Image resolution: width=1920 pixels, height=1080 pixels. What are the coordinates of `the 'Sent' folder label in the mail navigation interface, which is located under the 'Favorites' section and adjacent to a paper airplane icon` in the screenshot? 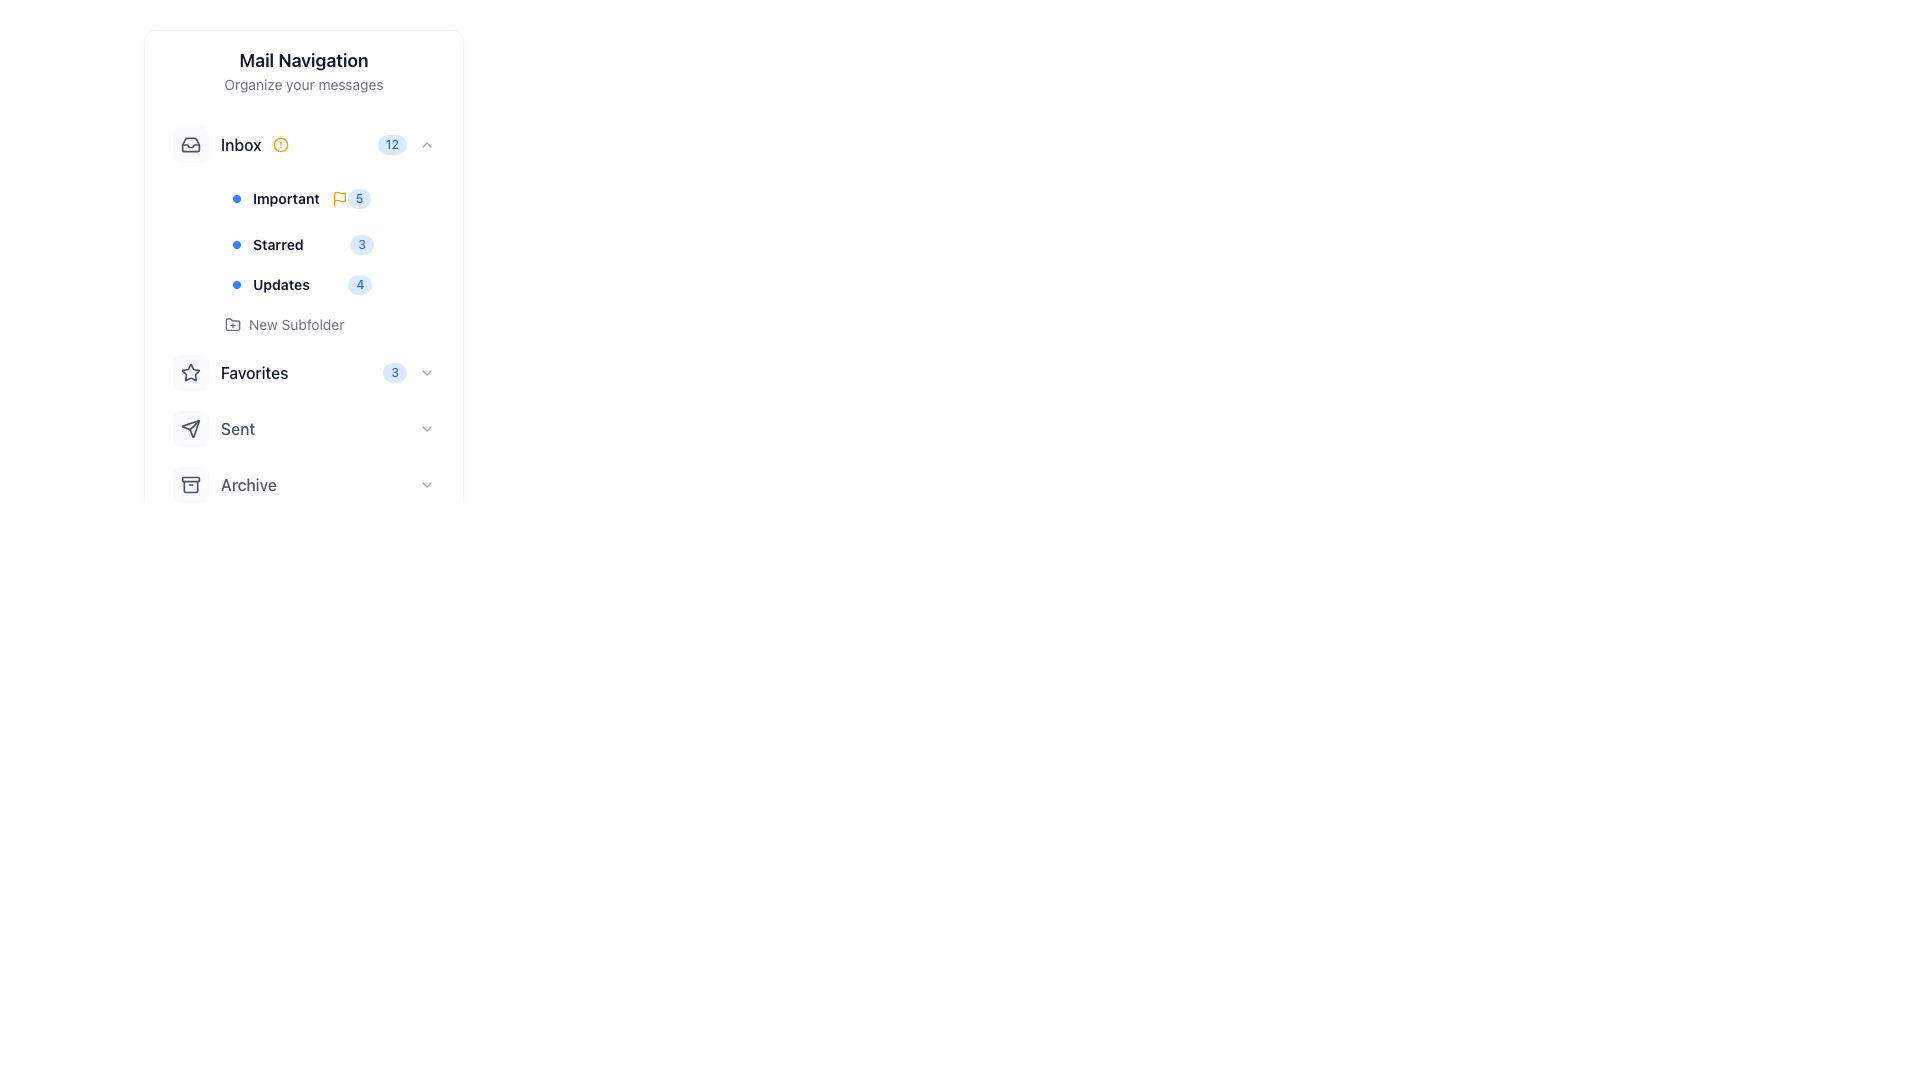 It's located at (238, 427).